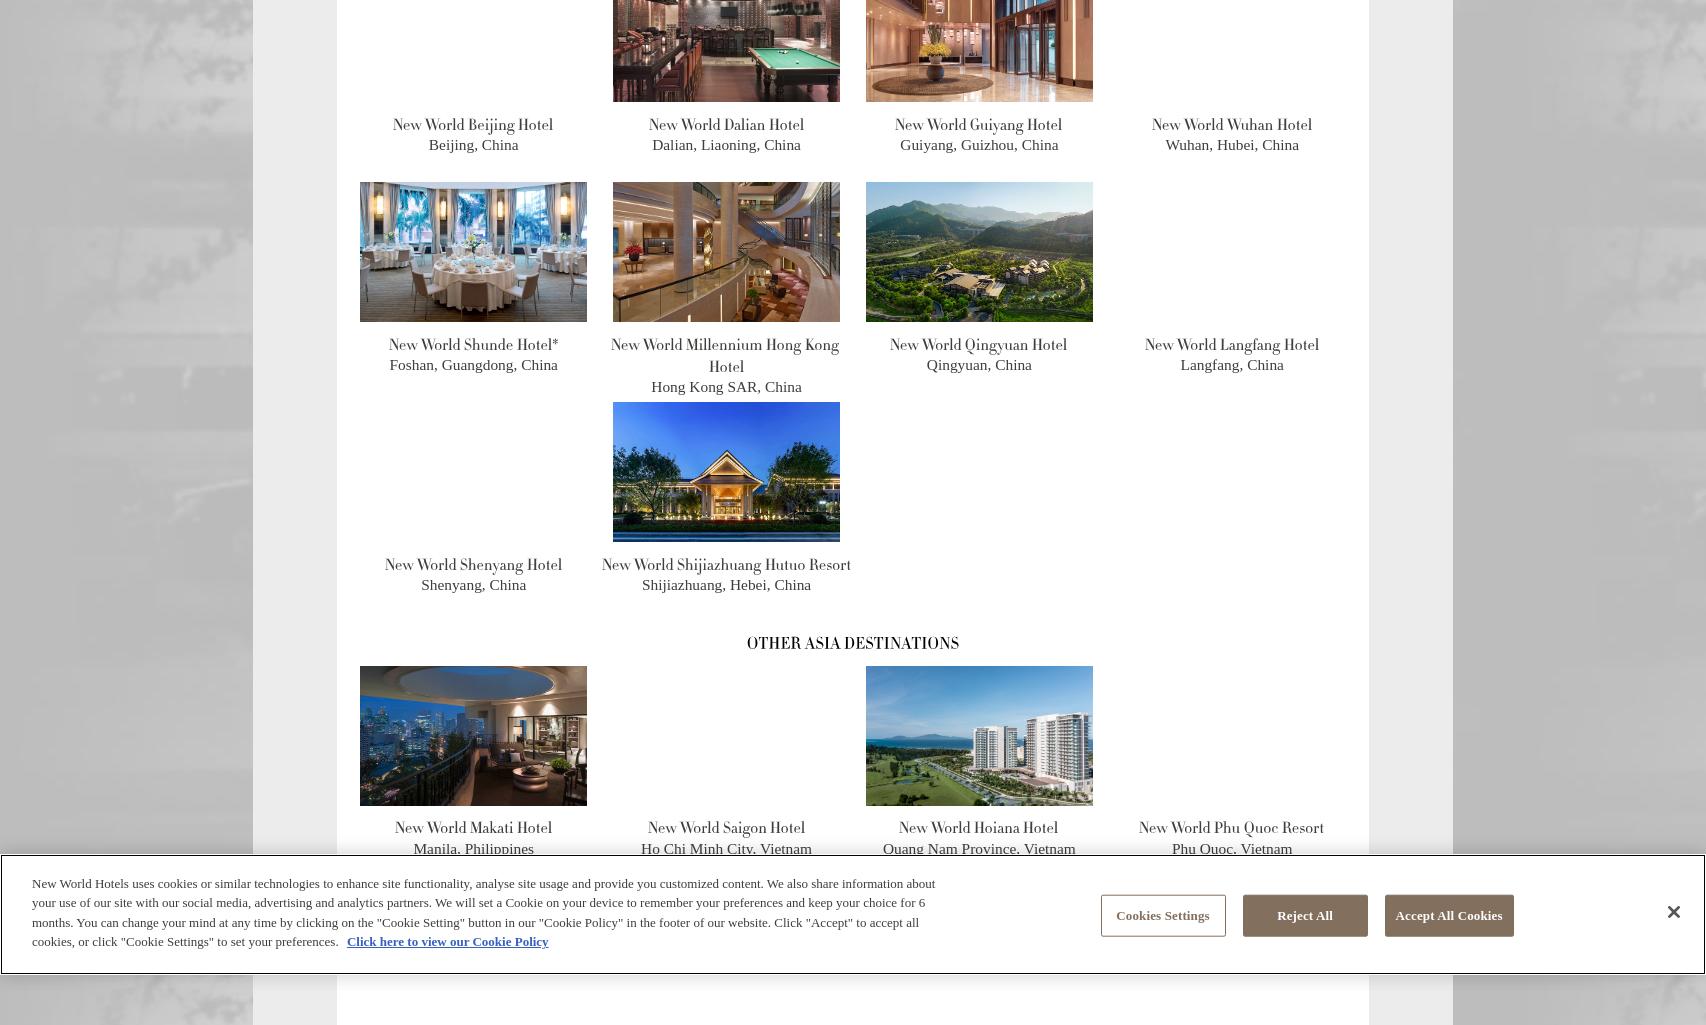 The width and height of the screenshot is (1706, 1025). Describe the element at coordinates (651, 143) in the screenshot. I see `'Dalian, Liaoning, China'` at that location.